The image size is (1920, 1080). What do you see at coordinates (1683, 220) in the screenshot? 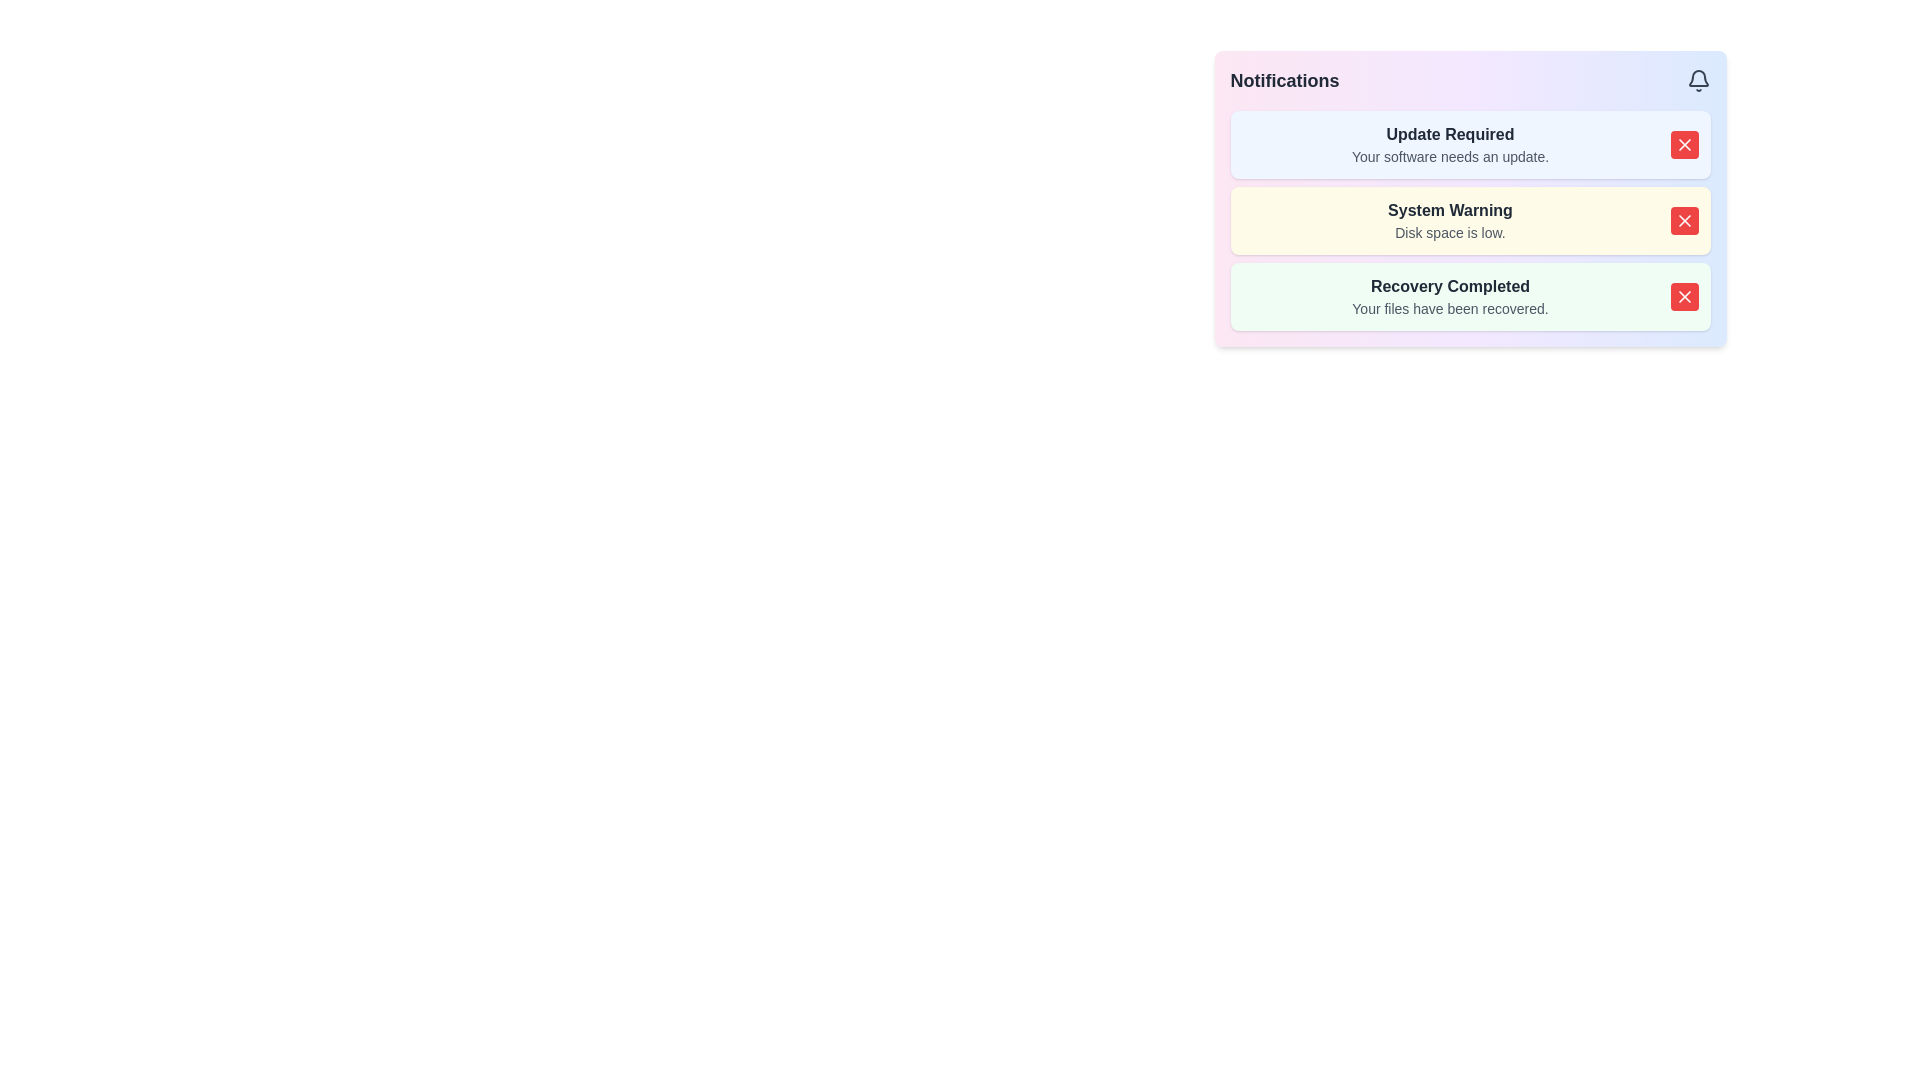
I see `the dismiss button located at the far right end of the 'System Warning' notification block` at bounding box center [1683, 220].